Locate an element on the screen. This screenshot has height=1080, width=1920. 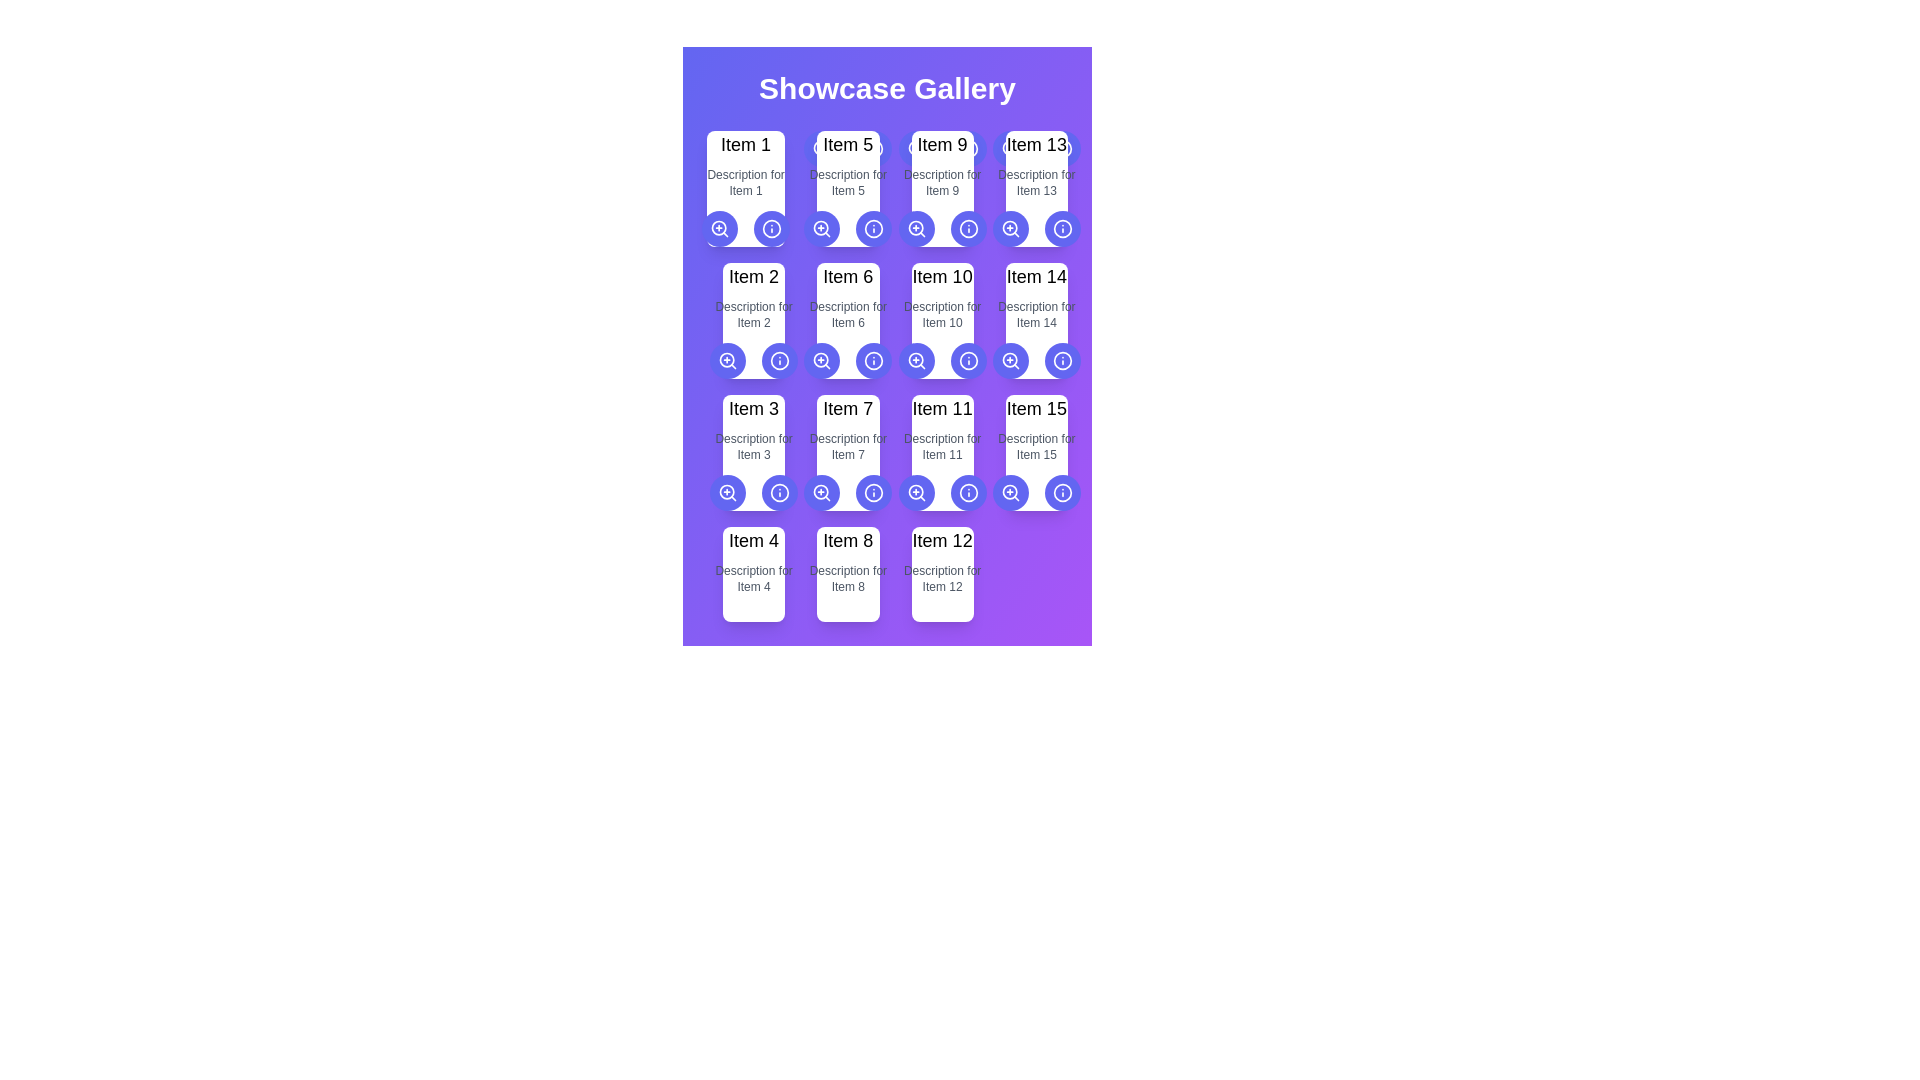
the second circular button with an indigo background and white border, which contains an information symbol is located at coordinates (874, 227).